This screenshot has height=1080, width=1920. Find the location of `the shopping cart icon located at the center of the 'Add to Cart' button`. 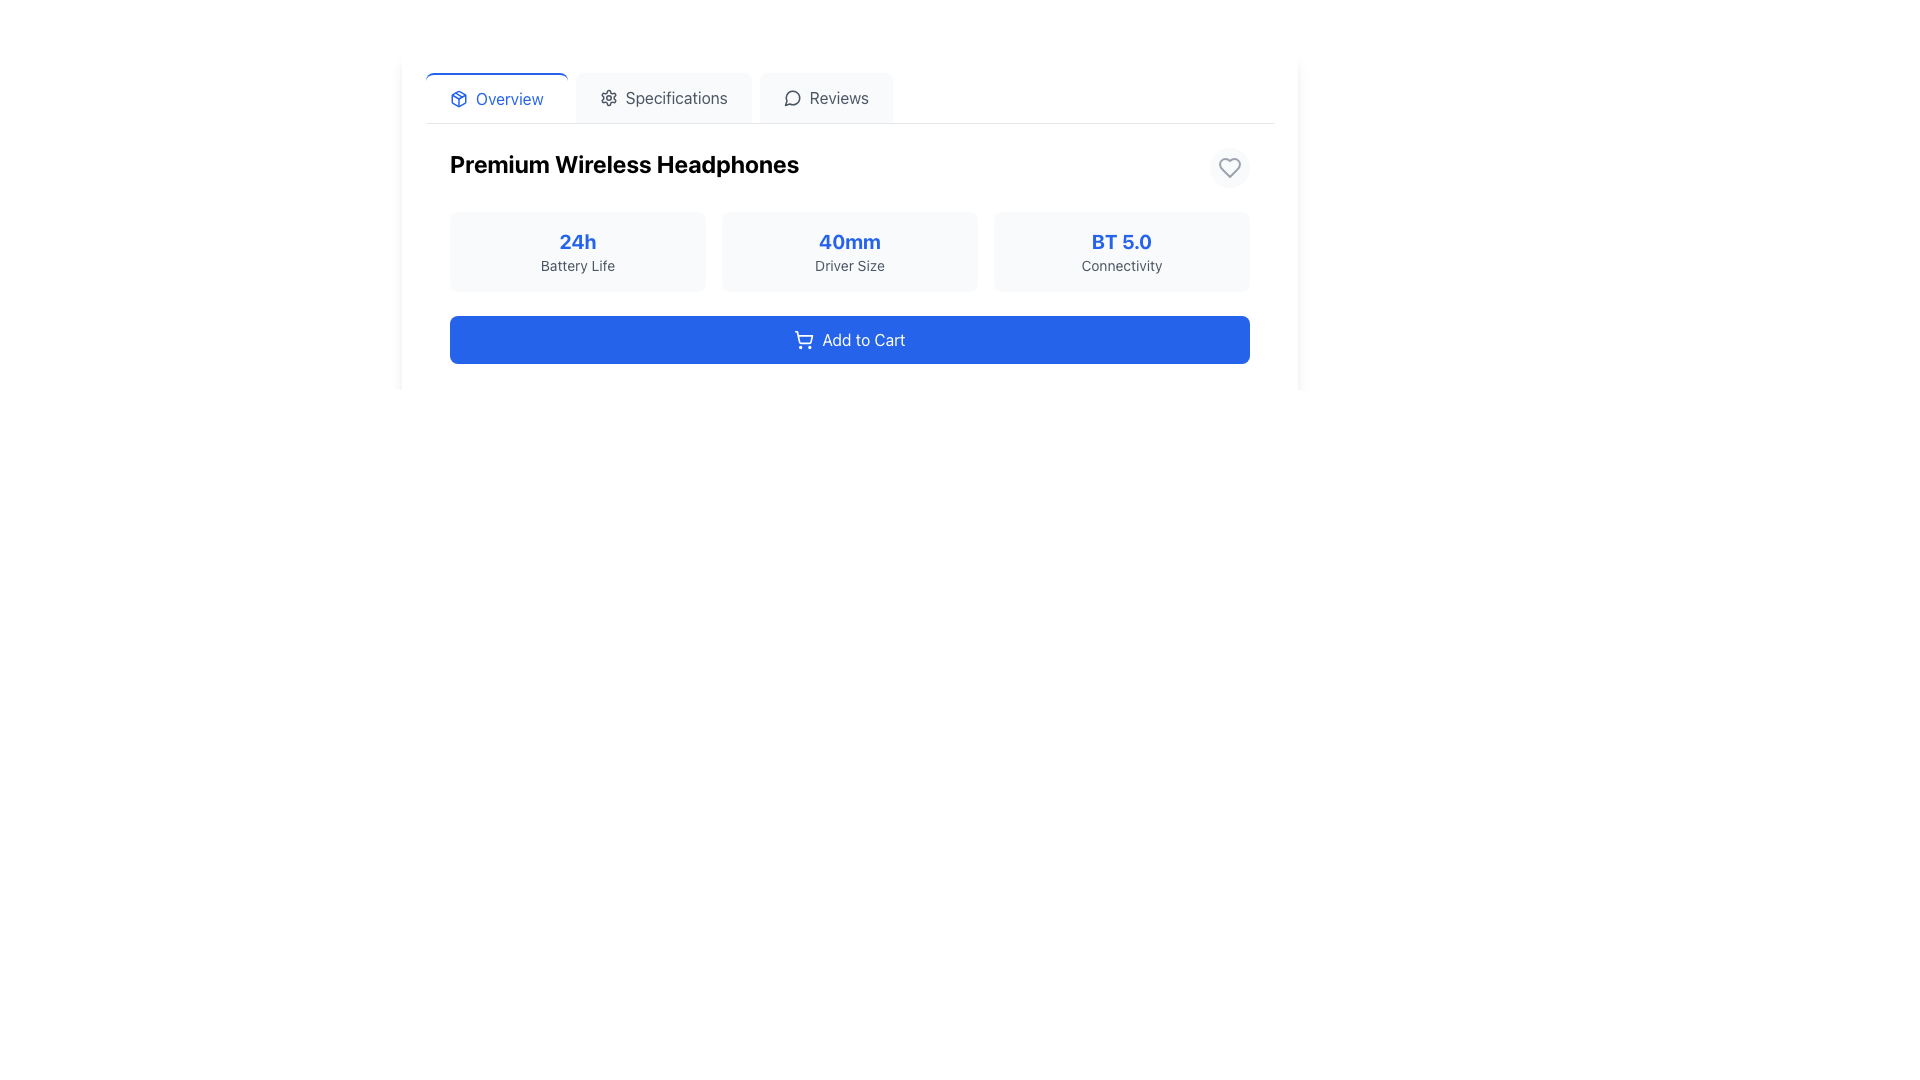

the shopping cart icon located at the center of the 'Add to Cart' button is located at coordinates (804, 336).